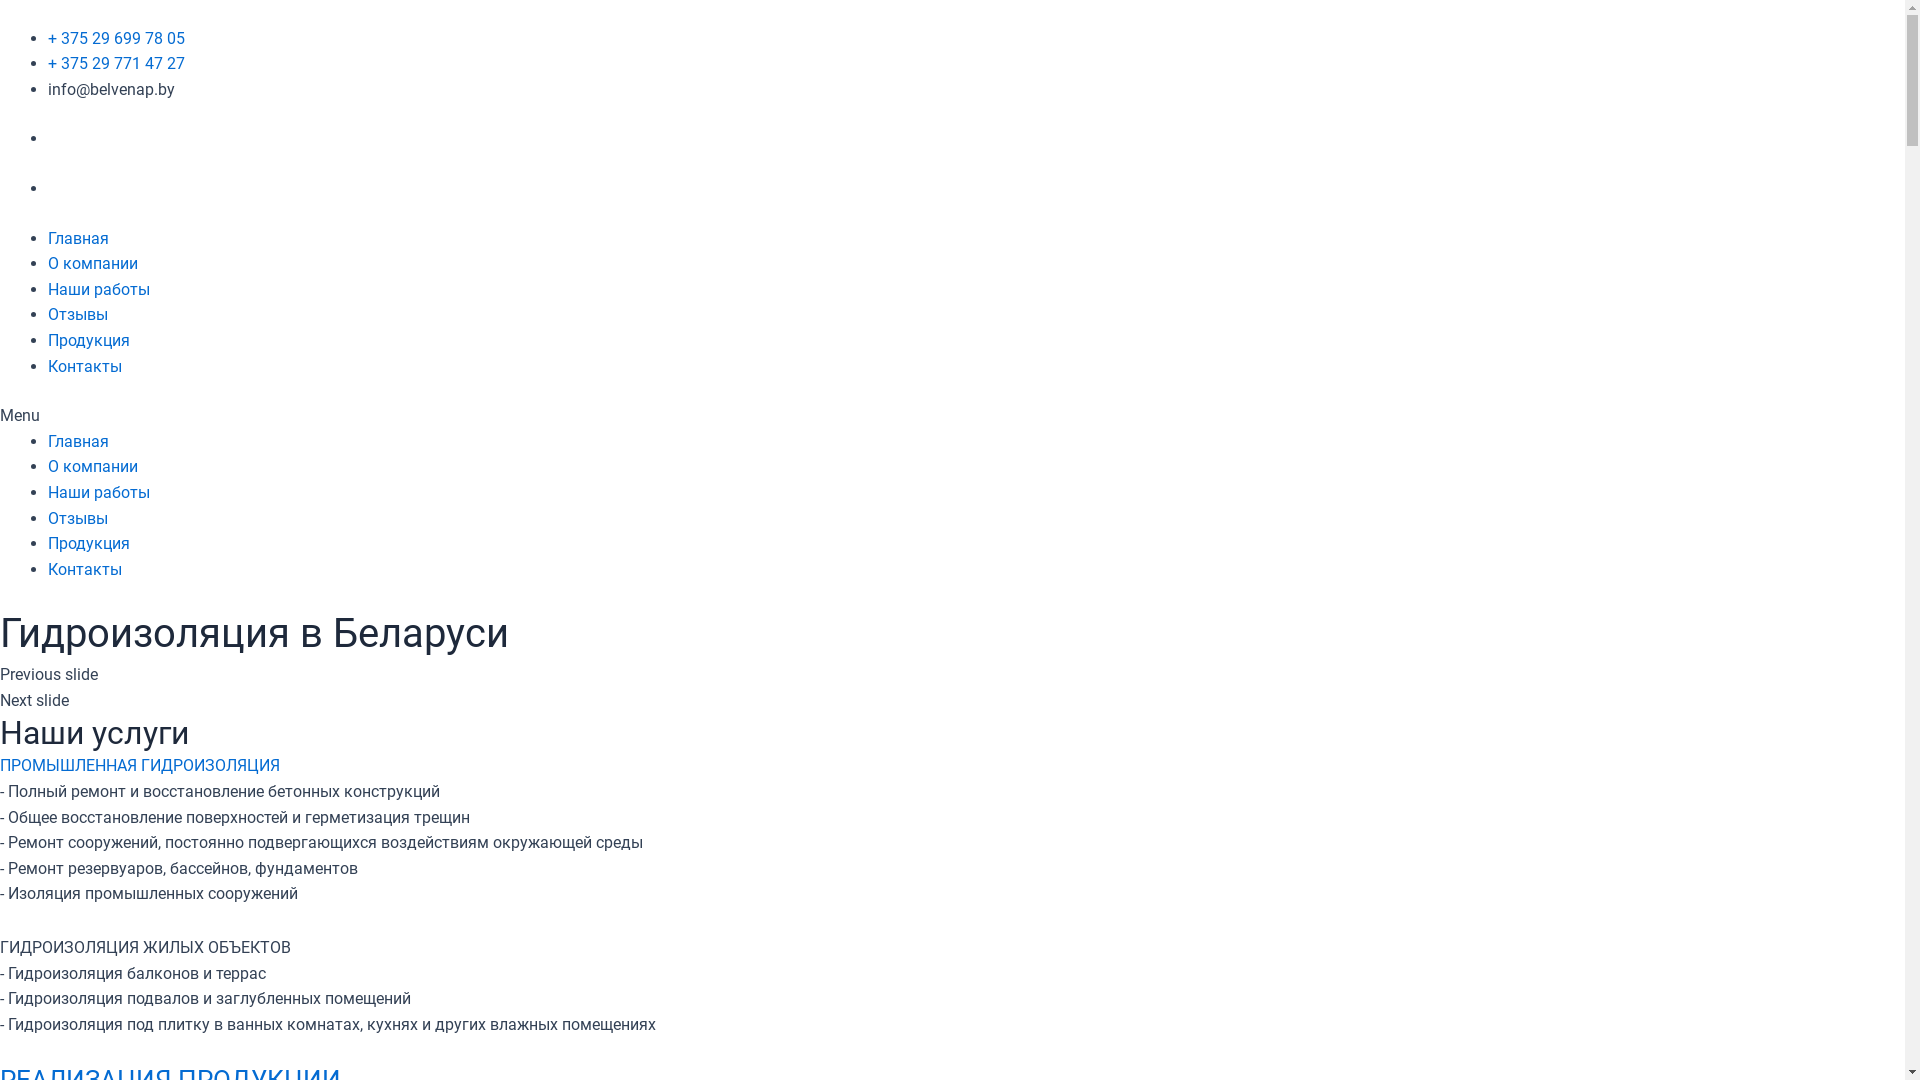  I want to click on '+ 375 29 771 47 27', so click(48, 62).